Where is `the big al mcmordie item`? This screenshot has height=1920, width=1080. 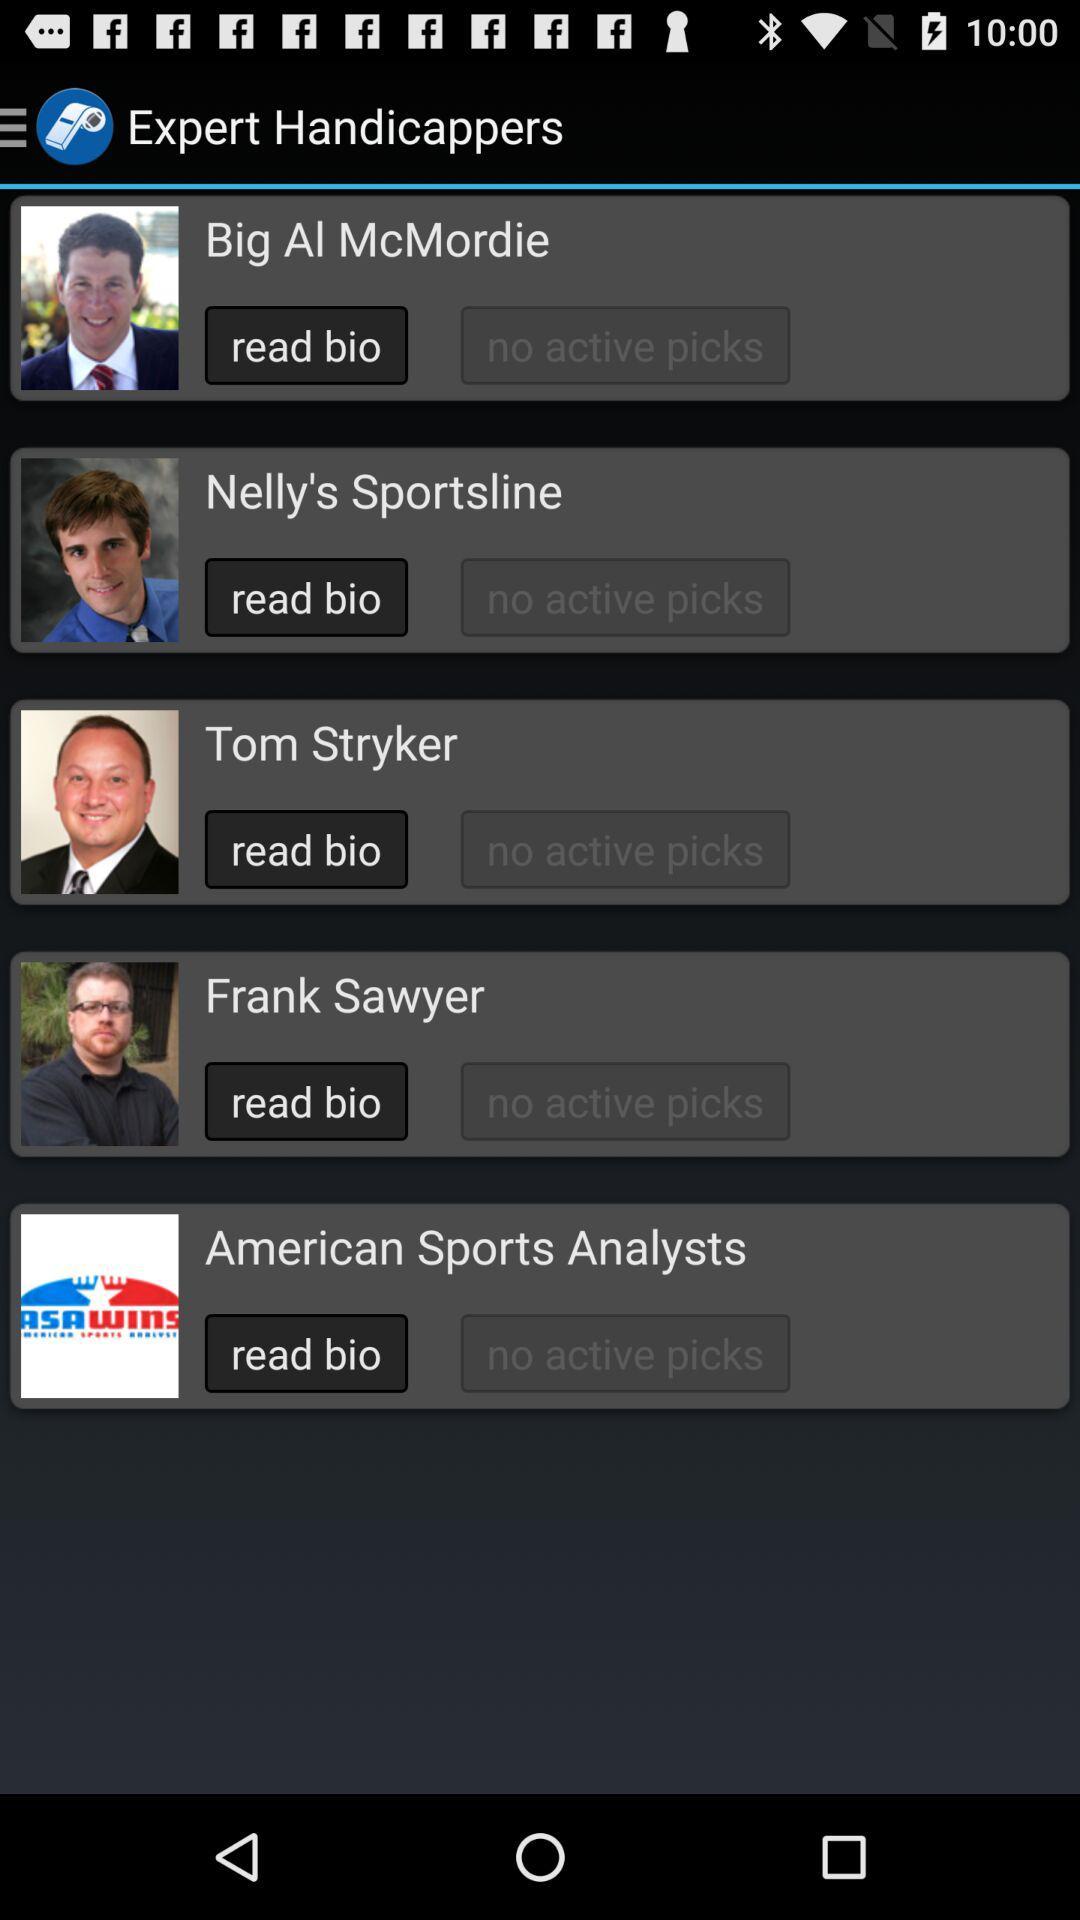 the big al mcmordie item is located at coordinates (377, 238).